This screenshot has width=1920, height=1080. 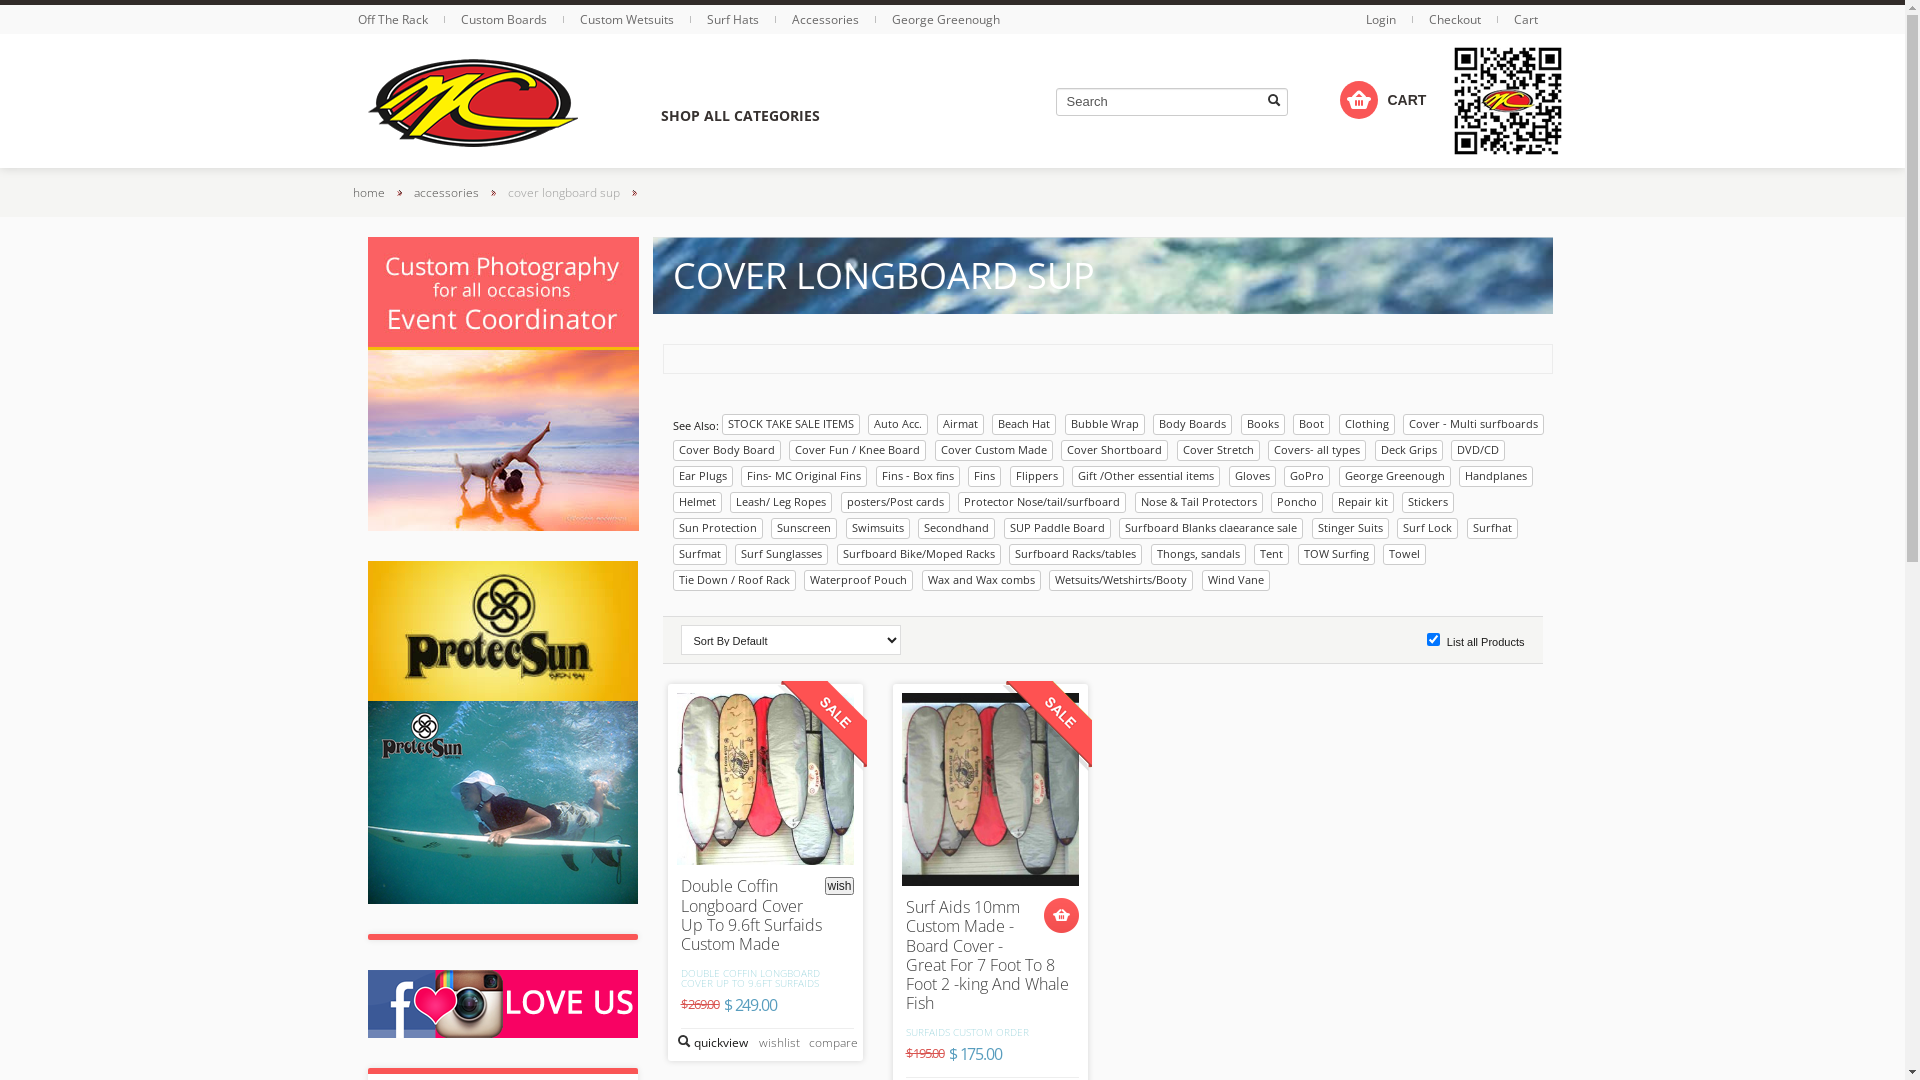 What do you see at coordinates (445, 192) in the screenshot?
I see `'accessories'` at bounding box center [445, 192].